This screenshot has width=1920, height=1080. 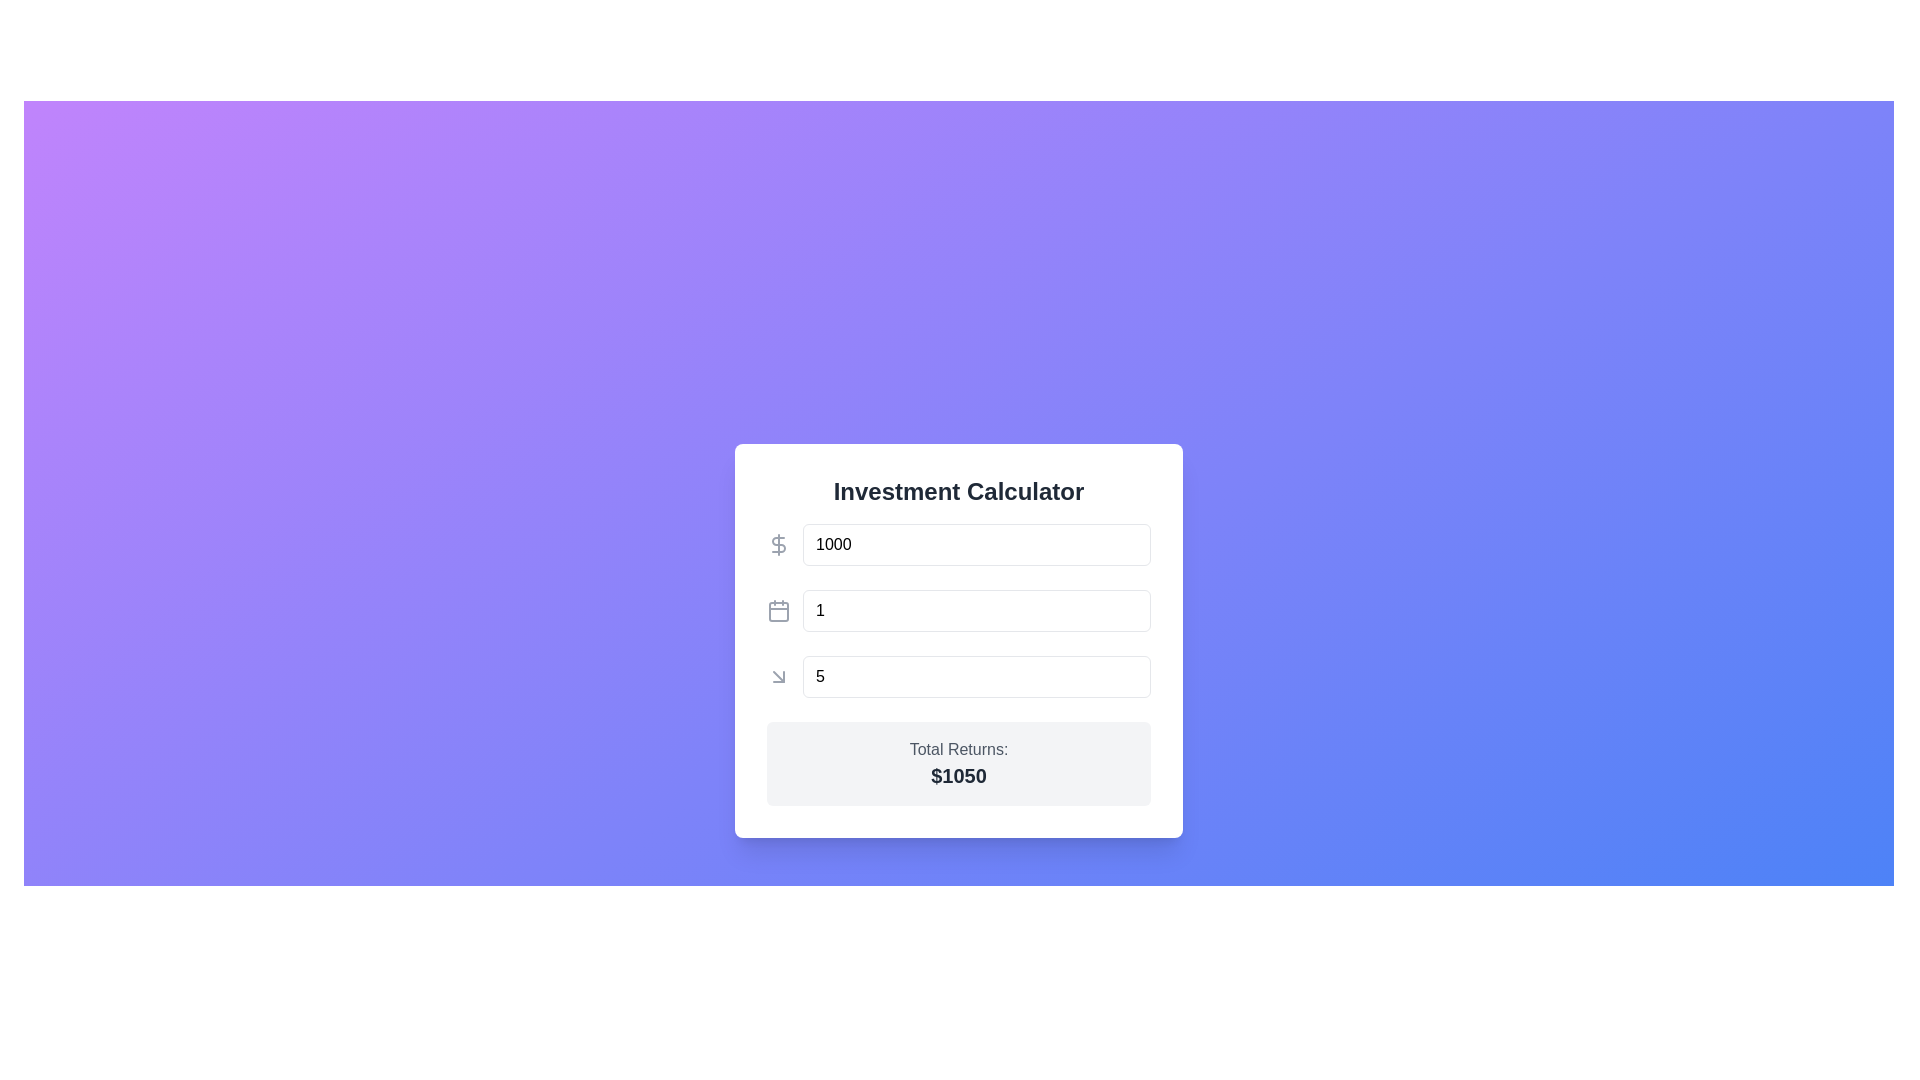 I want to click on the headline text labeled 'Investment Calculator', which is styled with large, bold, dark font and is centered at the top of the investment calculator form, so click(x=958, y=492).